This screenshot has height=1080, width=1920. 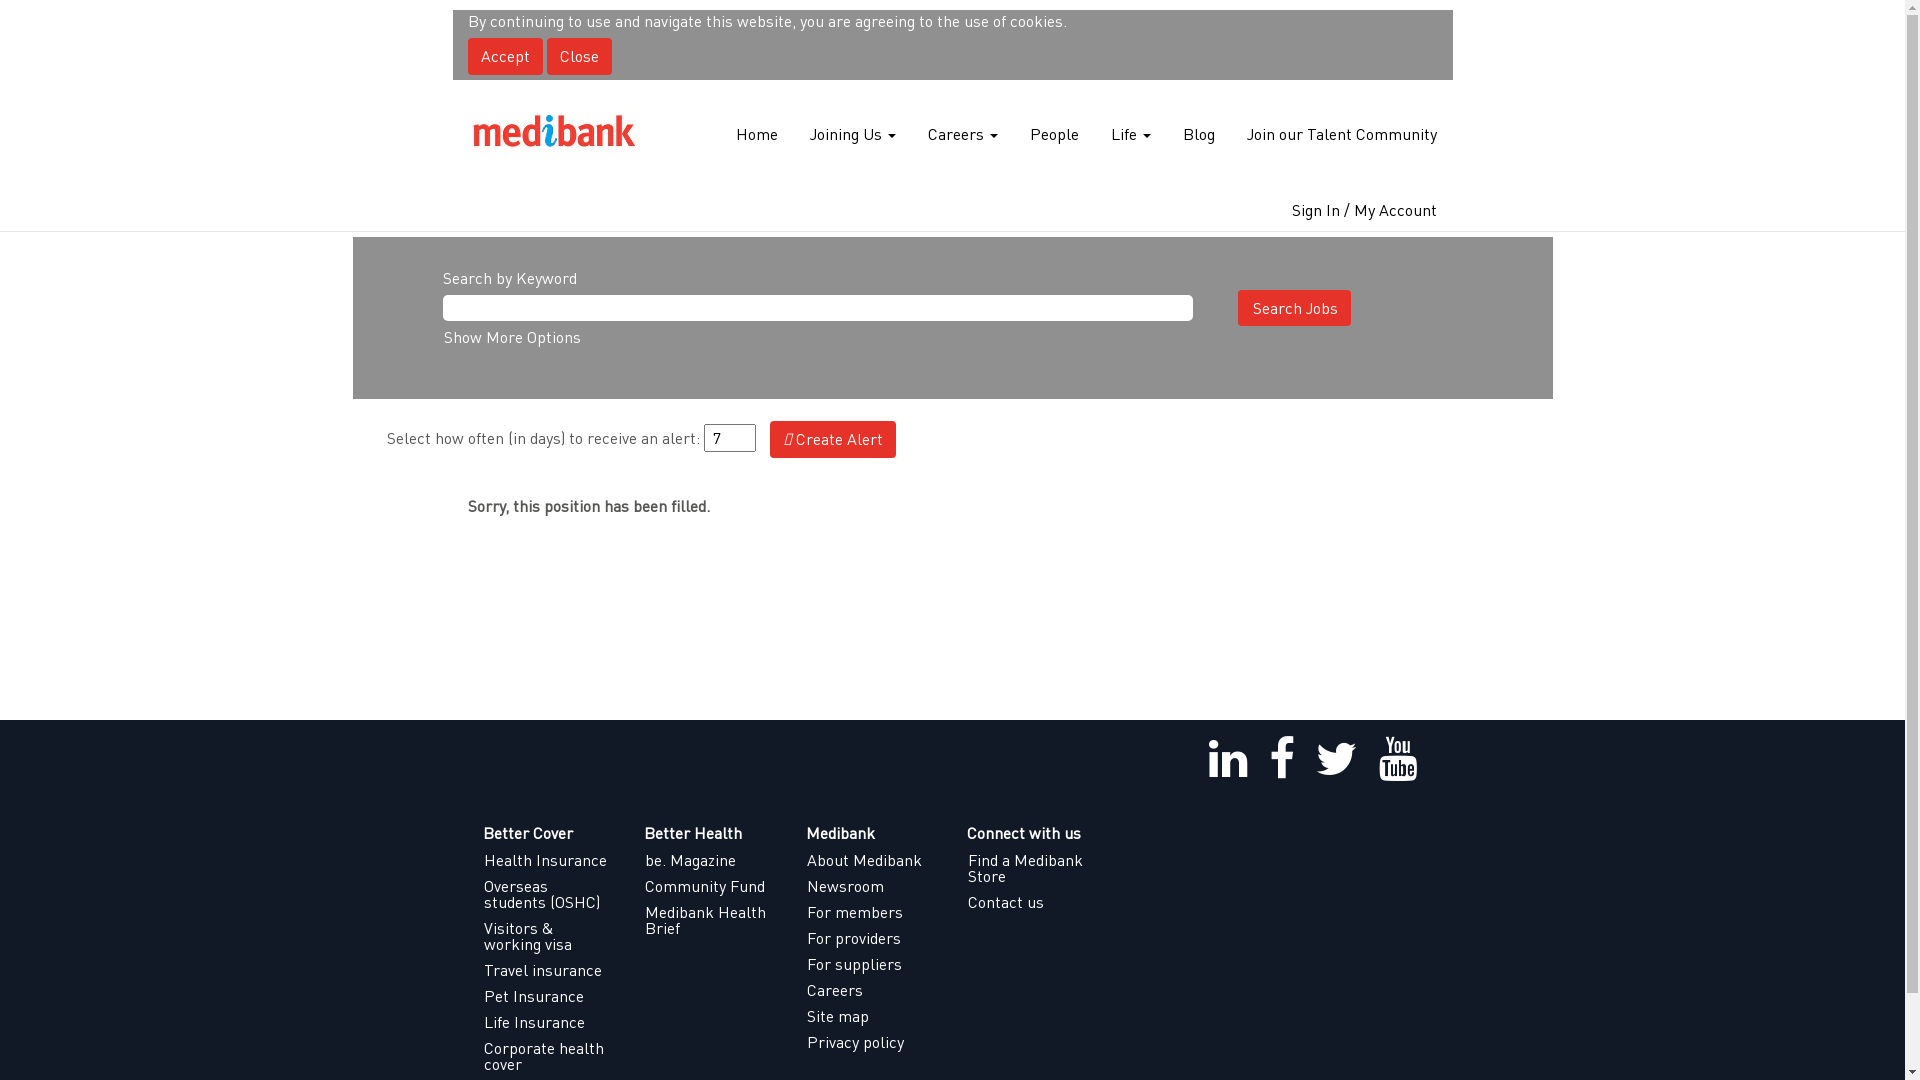 What do you see at coordinates (872, 885) in the screenshot?
I see `'Newsroom'` at bounding box center [872, 885].